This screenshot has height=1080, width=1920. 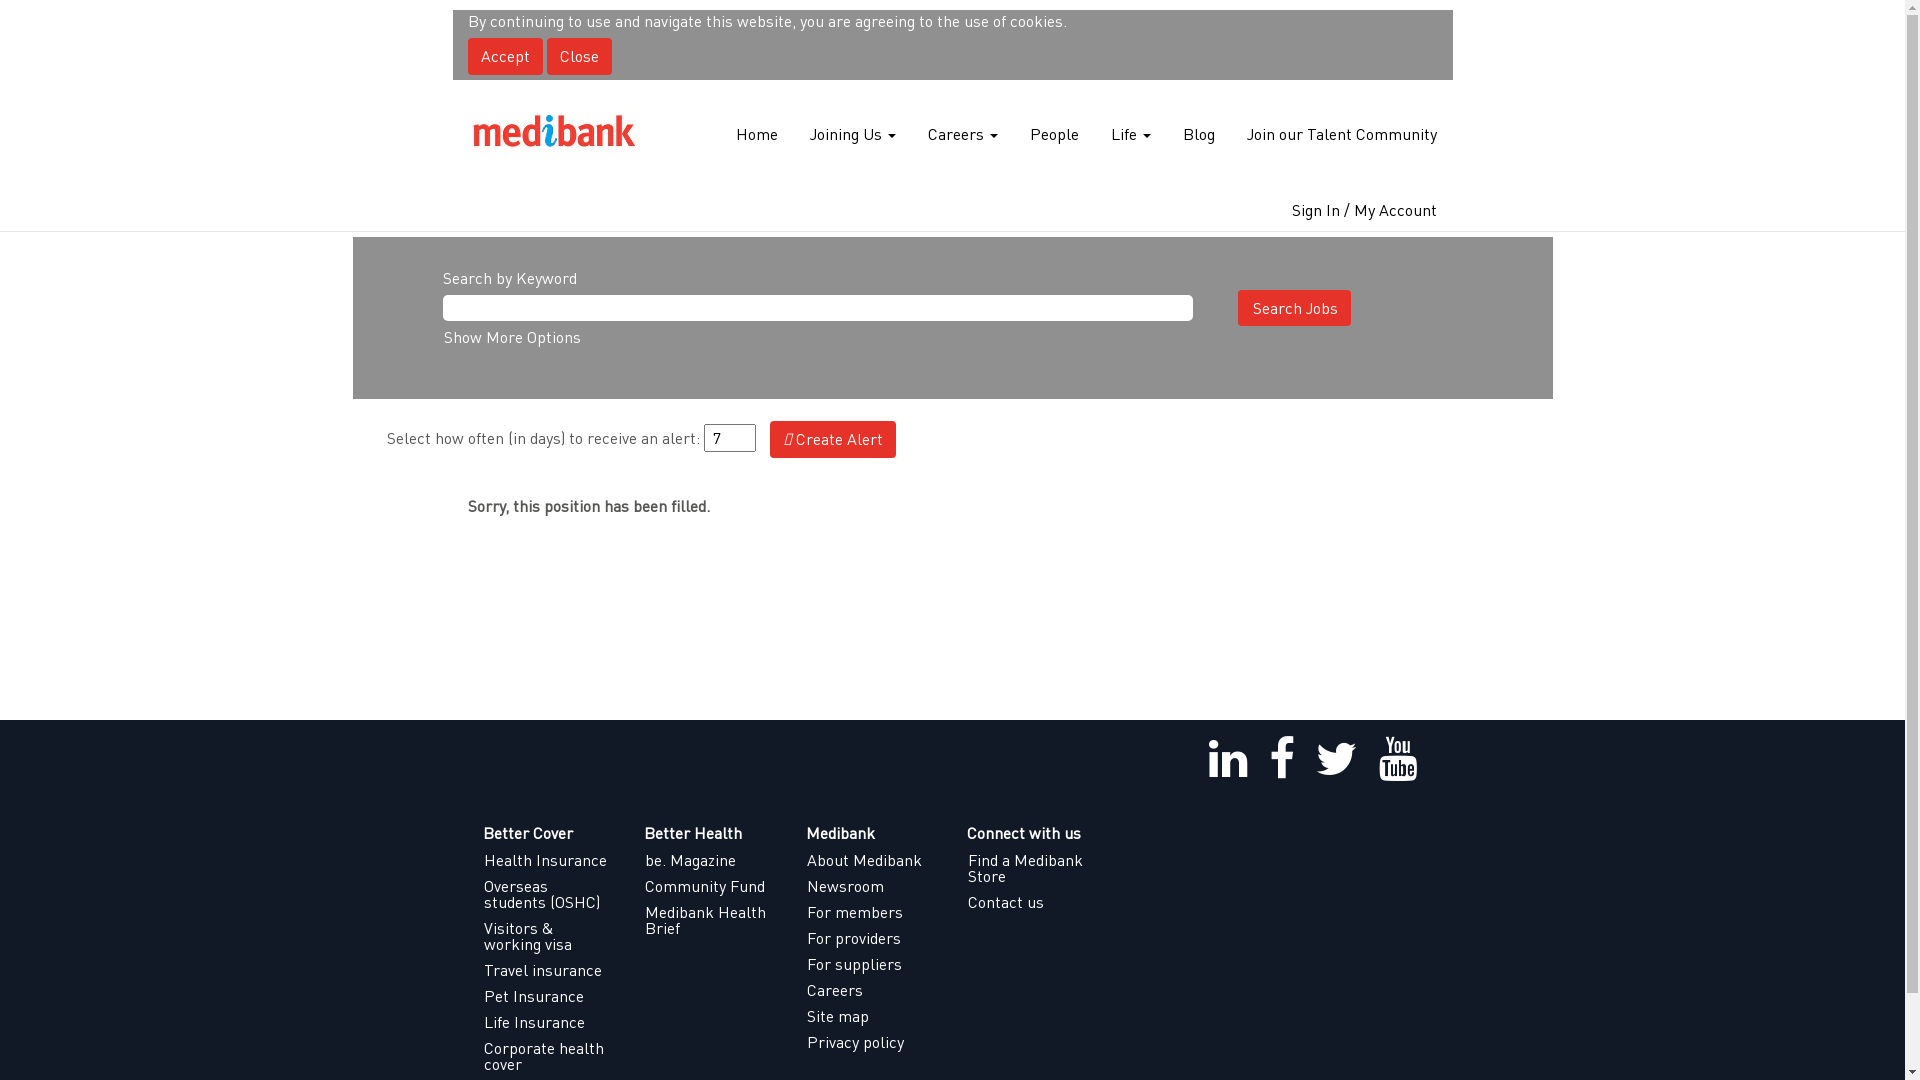 What do you see at coordinates (872, 885) in the screenshot?
I see `'Newsroom'` at bounding box center [872, 885].